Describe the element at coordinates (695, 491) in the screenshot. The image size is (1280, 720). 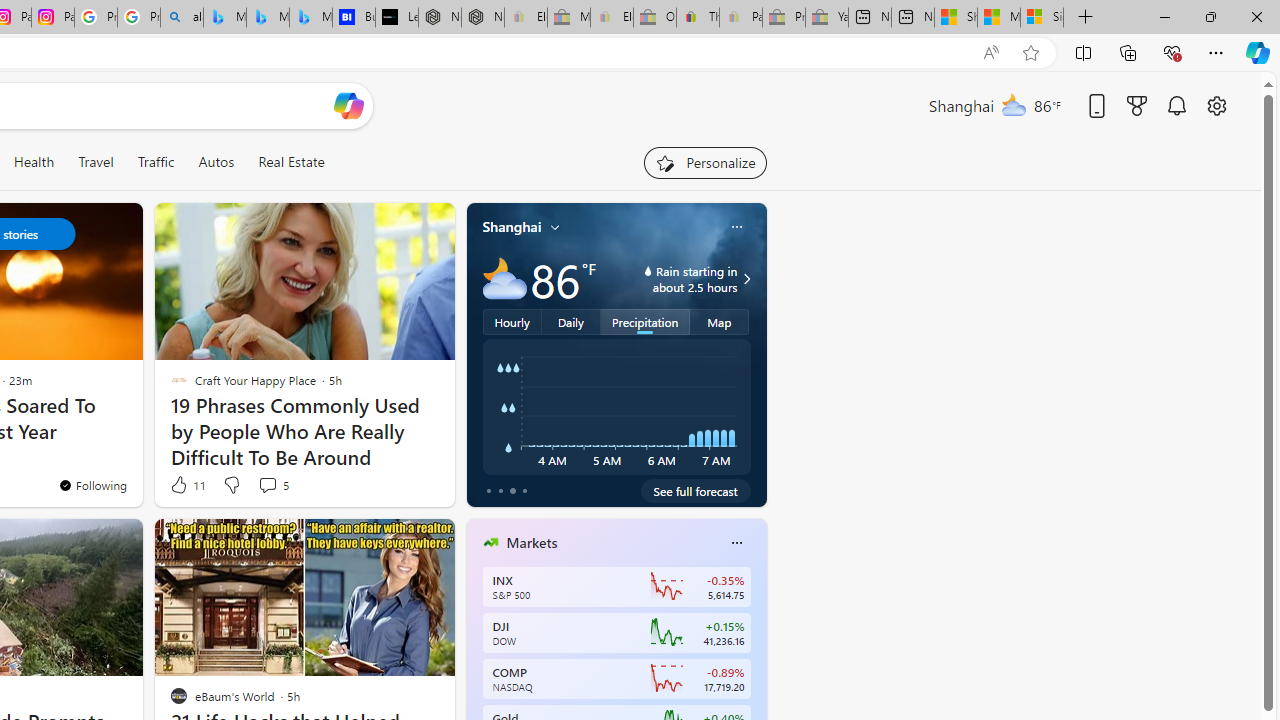
I see `'See full forecast'` at that location.